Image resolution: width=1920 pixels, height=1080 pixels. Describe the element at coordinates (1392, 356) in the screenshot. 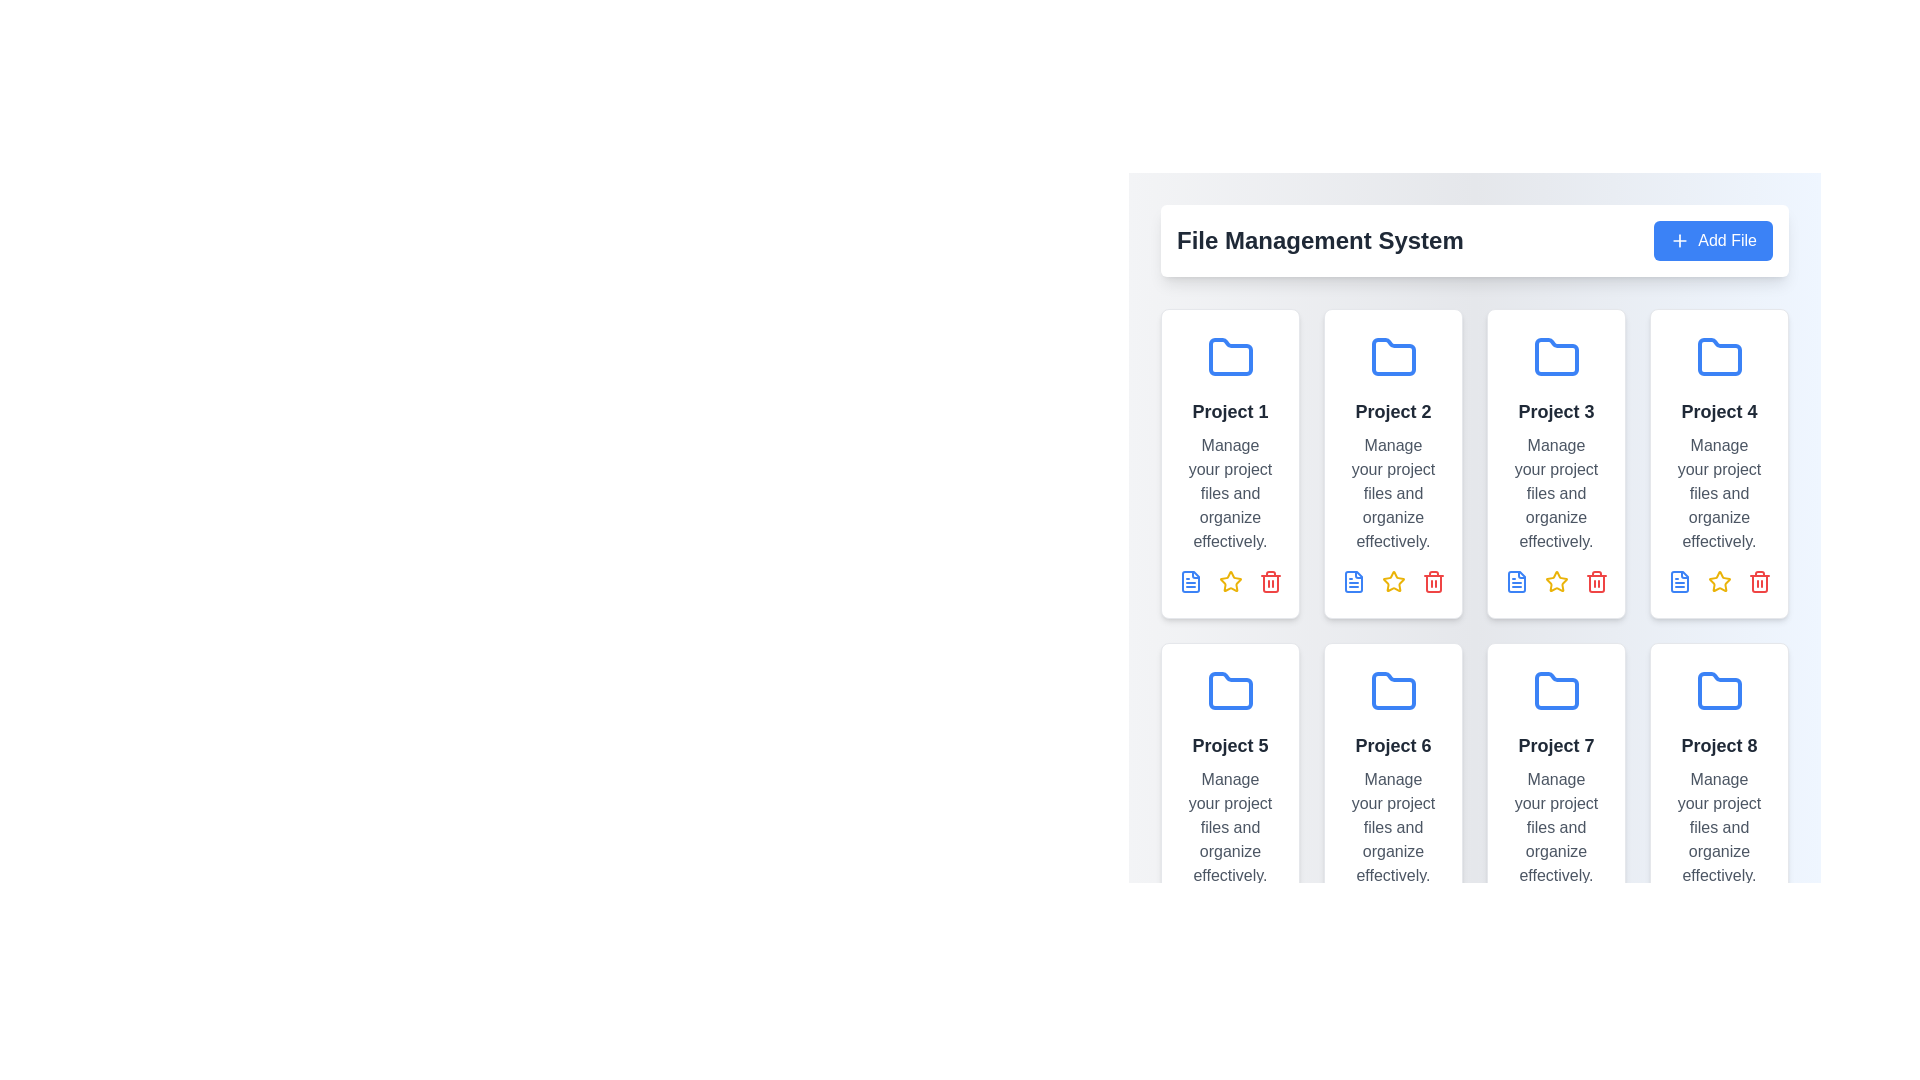

I see `the folder icon in the 'File Management System' interface, located in the second card of the first row` at that location.